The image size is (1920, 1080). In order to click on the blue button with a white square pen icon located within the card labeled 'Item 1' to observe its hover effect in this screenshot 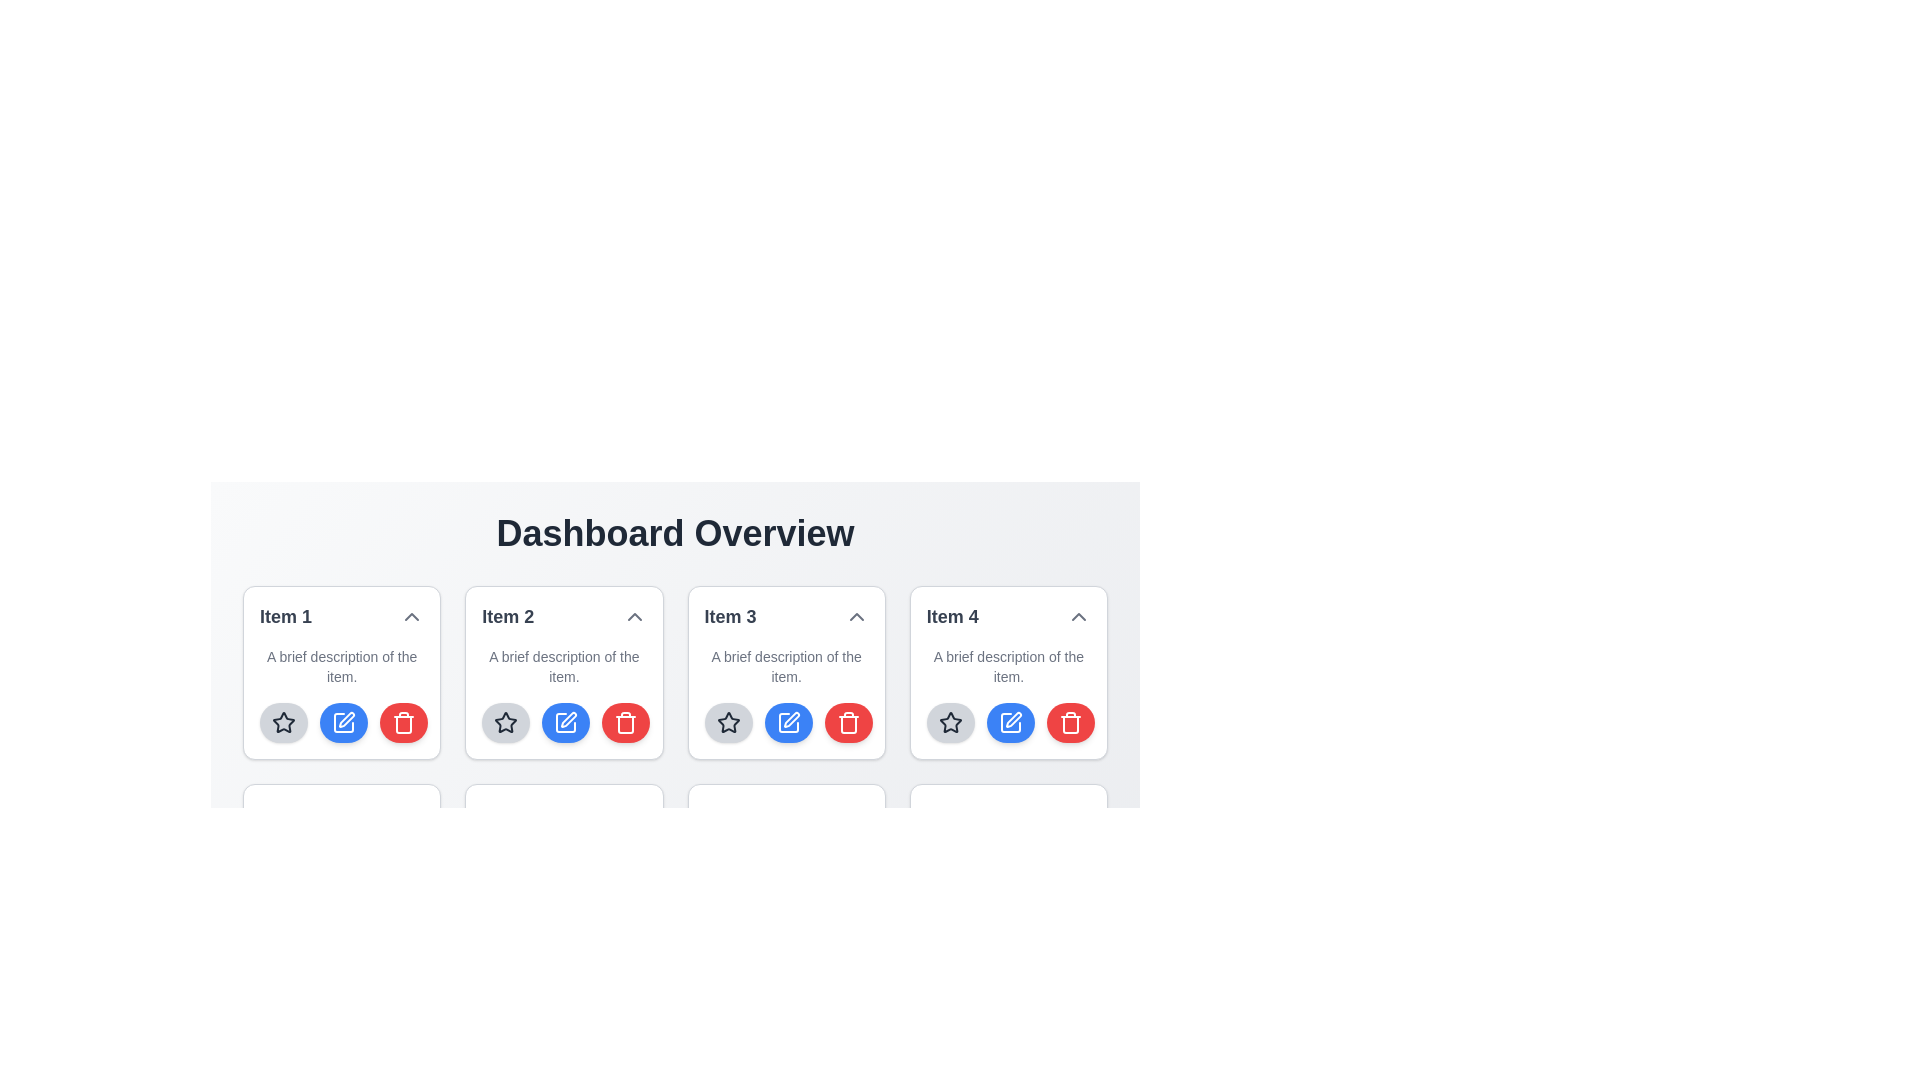, I will do `click(342, 722)`.